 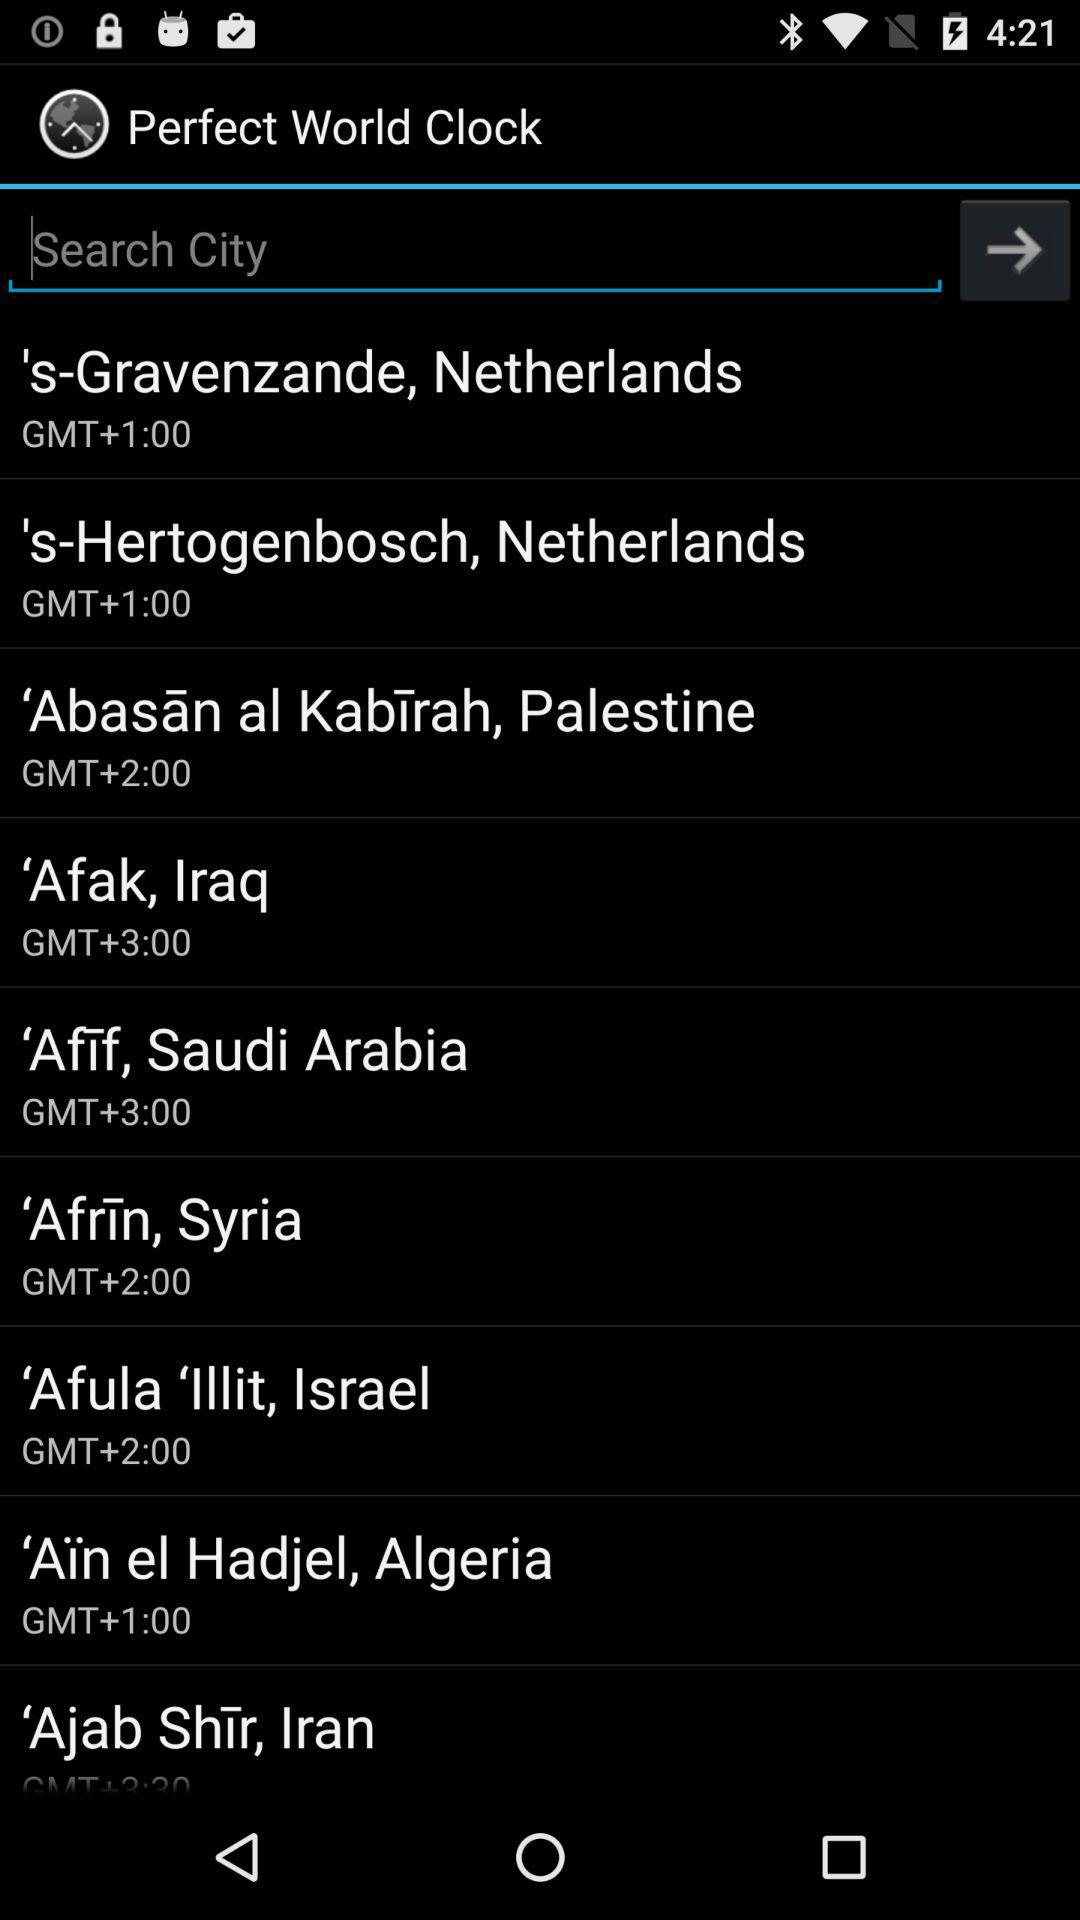 What do you see at coordinates (540, 708) in the screenshot?
I see `item below gmt+1:00 app` at bounding box center [540, 708].